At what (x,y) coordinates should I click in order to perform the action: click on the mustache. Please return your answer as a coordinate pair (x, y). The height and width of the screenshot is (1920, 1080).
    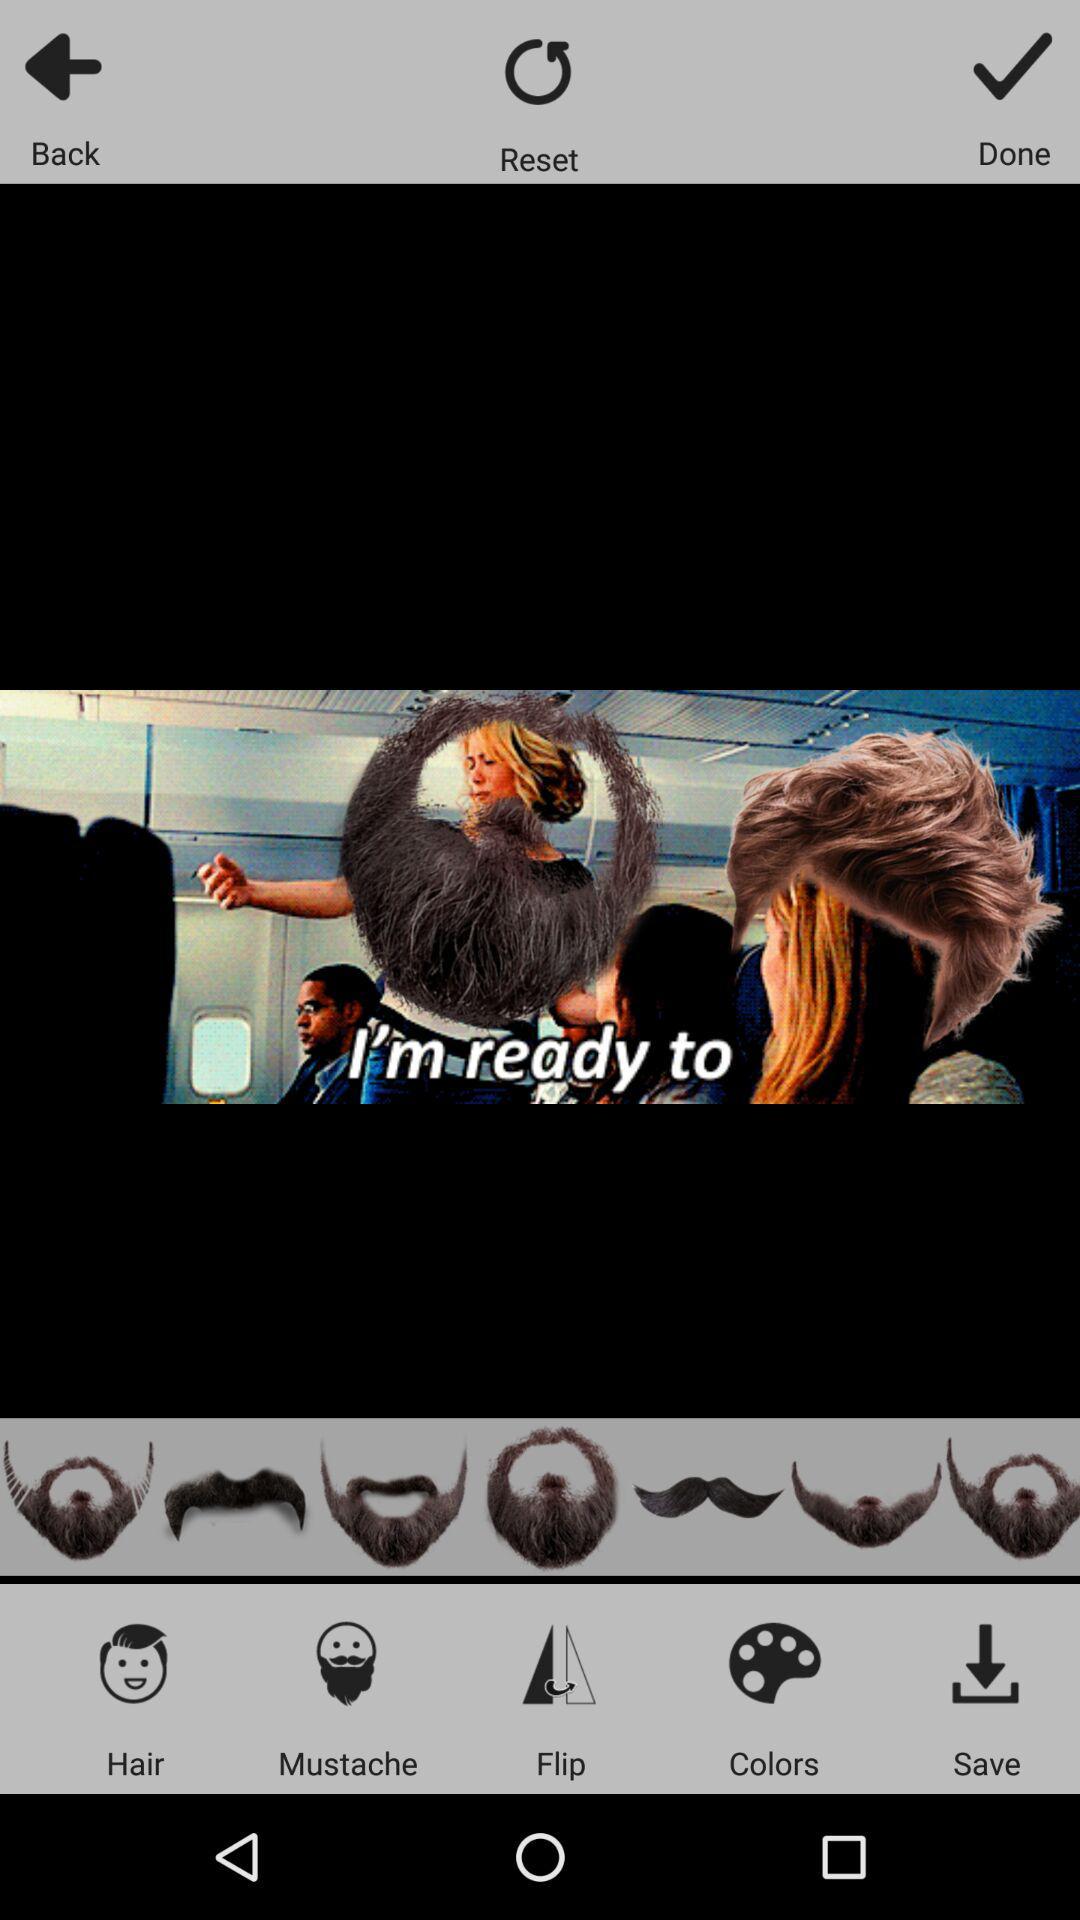
    Looking at the image, I should click on (865, 1497).